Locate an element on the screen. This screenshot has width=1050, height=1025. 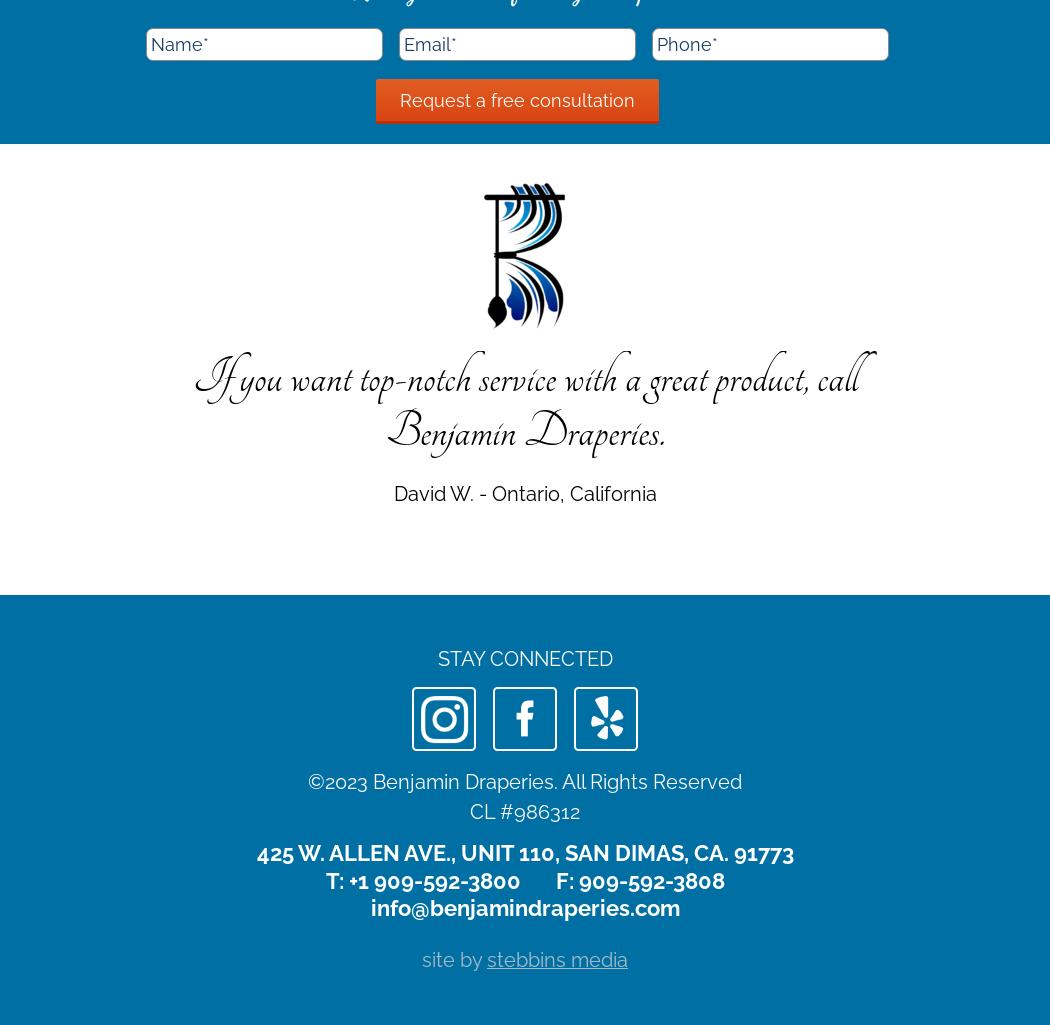
'site by' is located at coordinates (454, 960).